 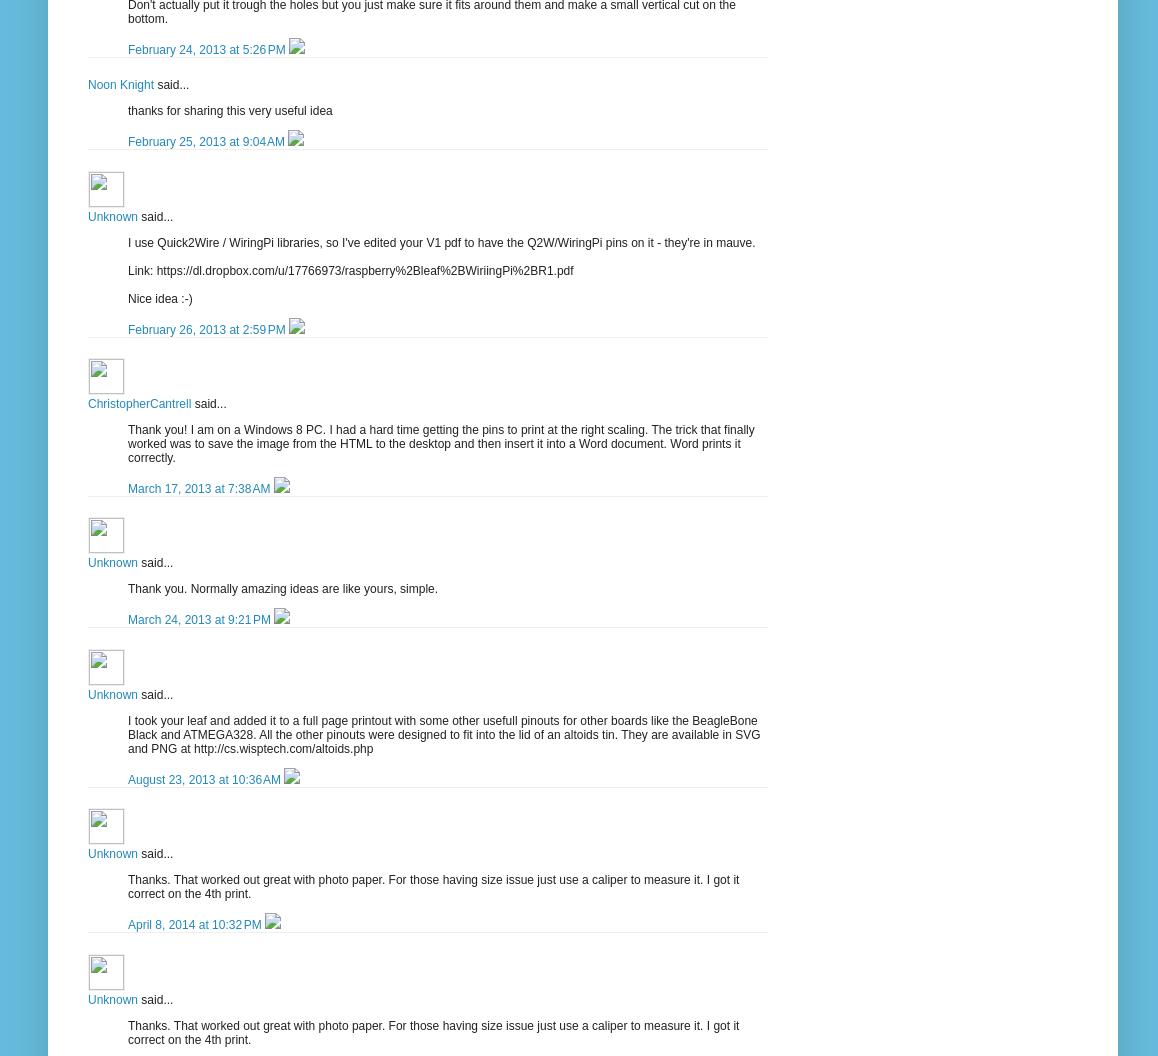 What do you see at coordinates (441, 241) in the screenshot?
I see `'I use Quick2Wire / WiringPi libraries, so I've edited your V1 pdf to have the Q2W/WiringPi pins on it - they're in mauve.'` at bounding box center [441, 241].